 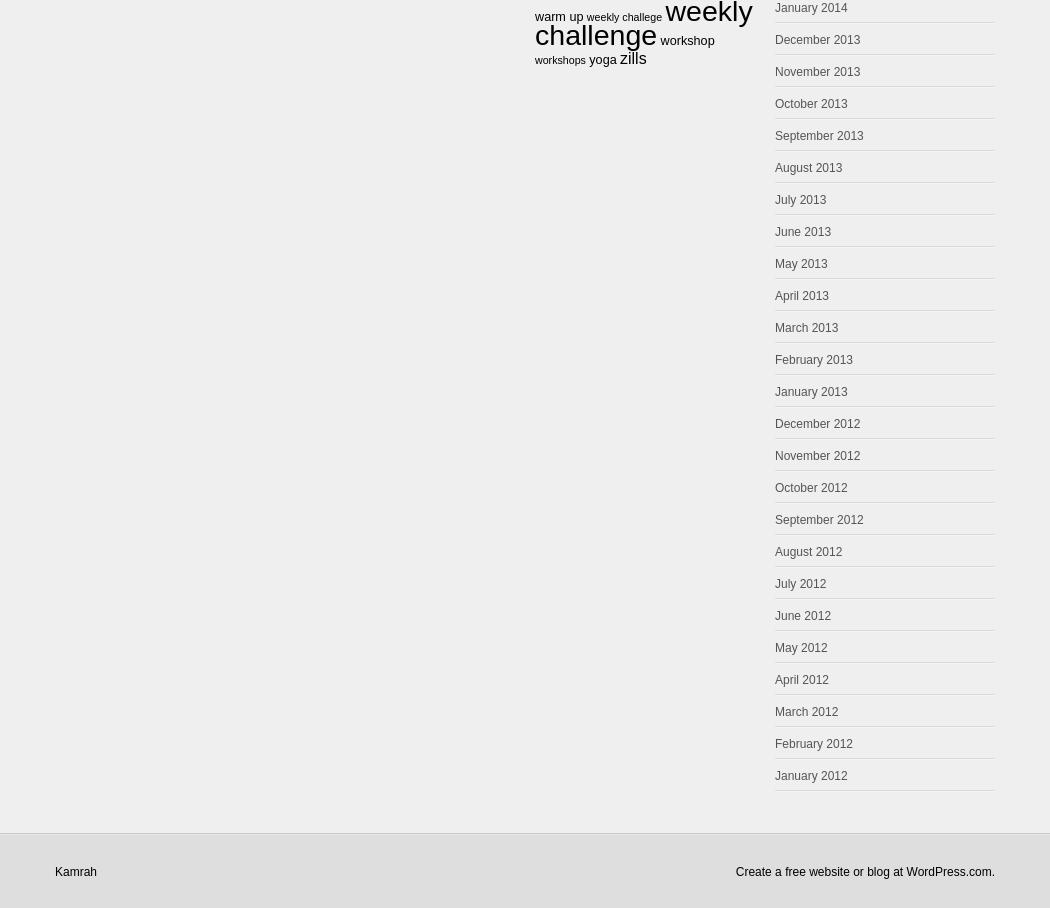 I want to click on 'April 2013', so click(x=800, y=295).